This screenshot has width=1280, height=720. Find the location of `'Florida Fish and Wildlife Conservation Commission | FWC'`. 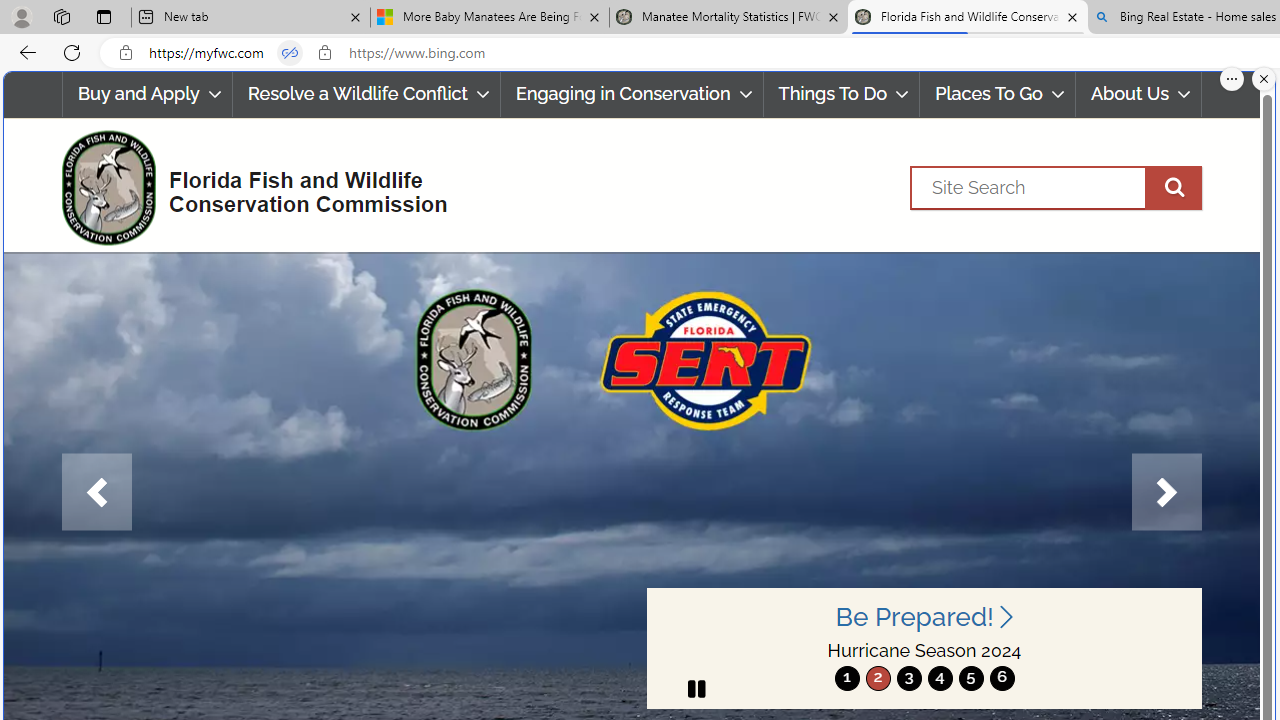

'Florida Fish and Wildlife Conservation Commission | FWC' is located at coordinates (967, 17).